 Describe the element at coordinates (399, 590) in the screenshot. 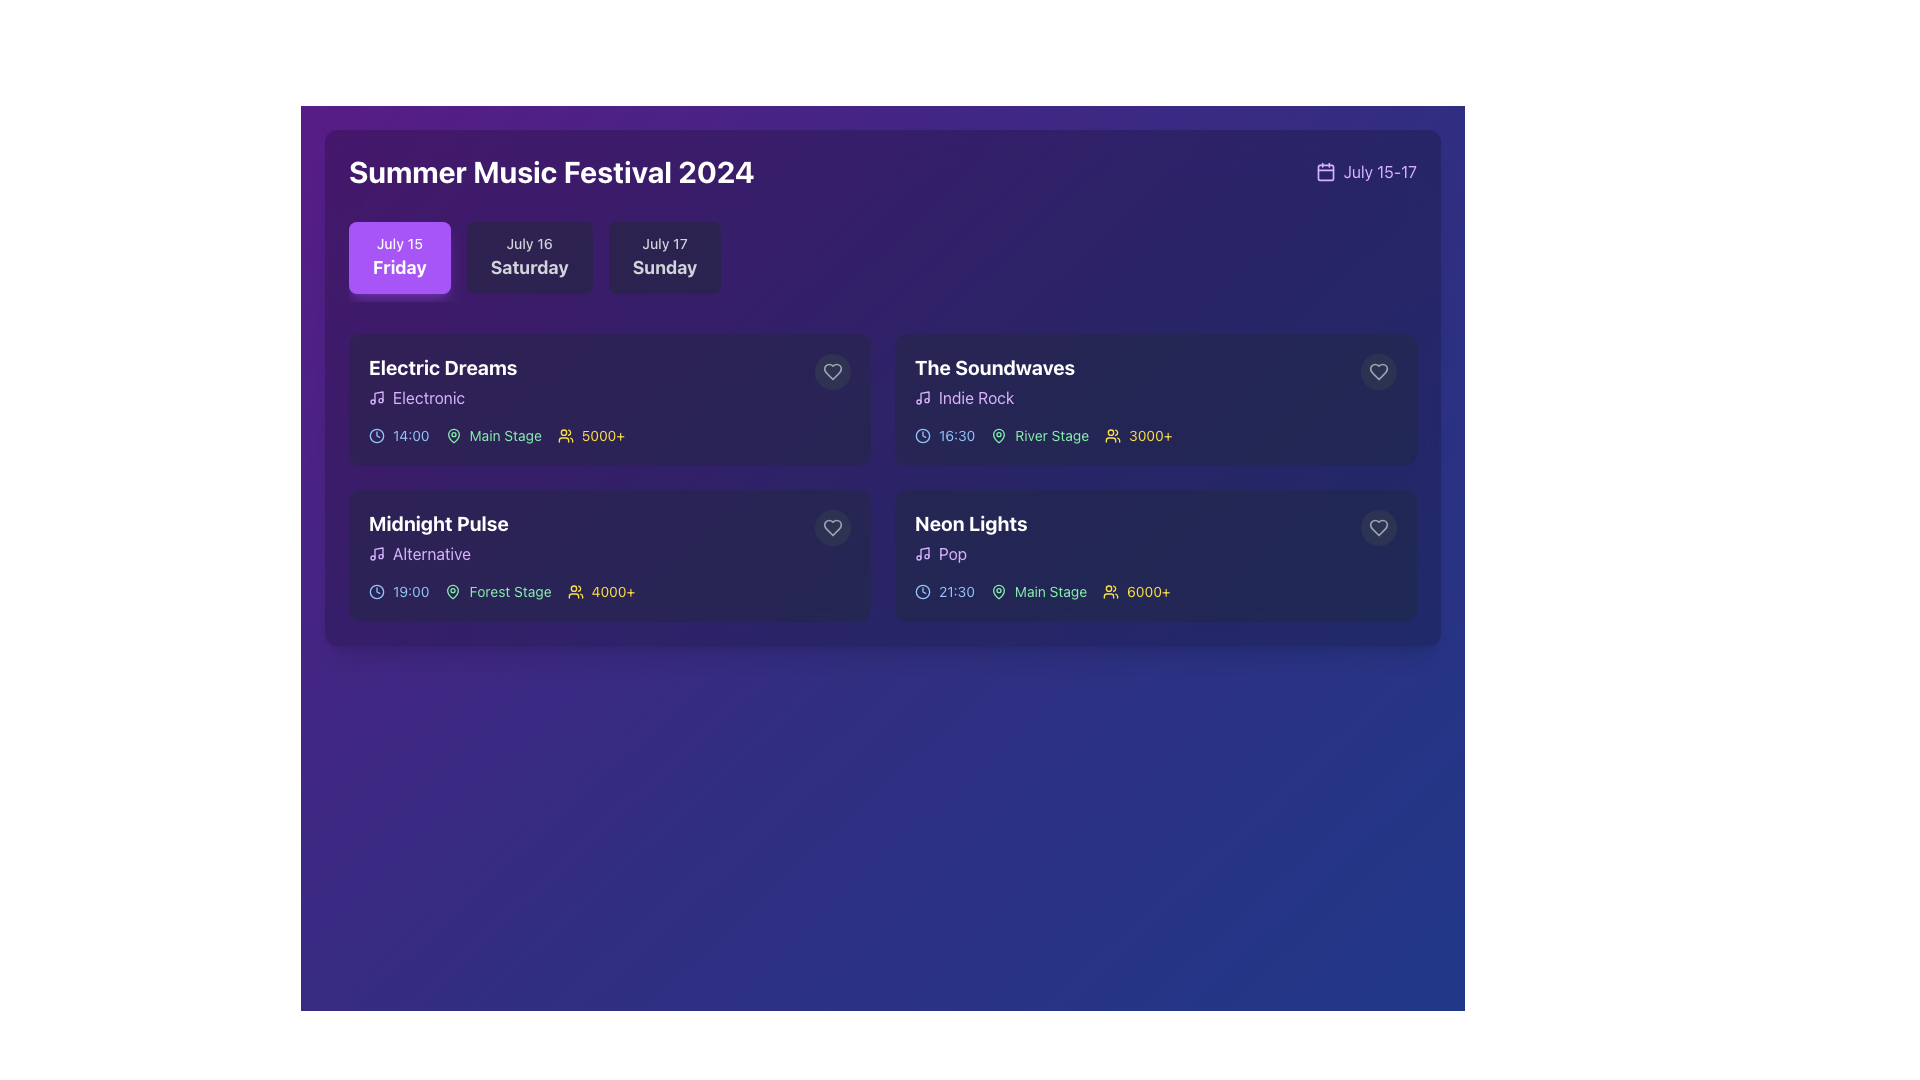

I see `time displayed in the Time Label with Icon showing '19:00' in blue text, located in the first position of the details row for the 'Midnight Pulse' event on Friday` at that location.